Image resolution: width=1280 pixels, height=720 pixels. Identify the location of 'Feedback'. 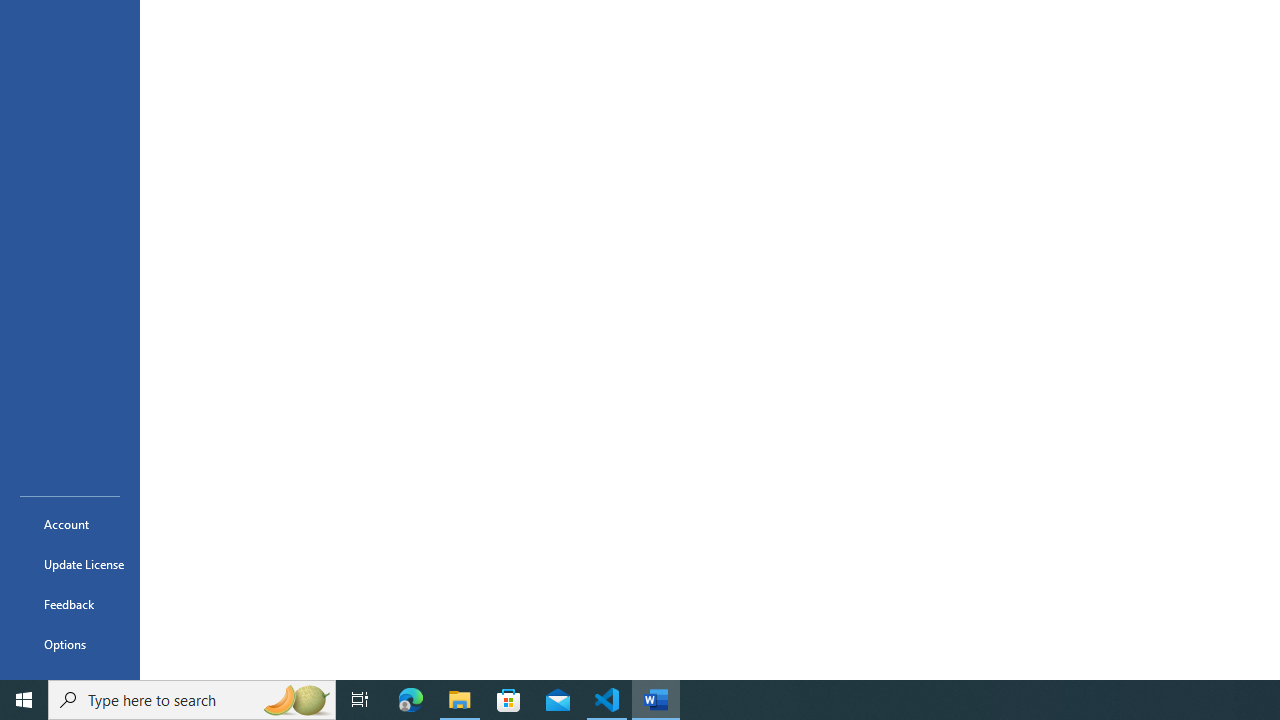
(69, 603).